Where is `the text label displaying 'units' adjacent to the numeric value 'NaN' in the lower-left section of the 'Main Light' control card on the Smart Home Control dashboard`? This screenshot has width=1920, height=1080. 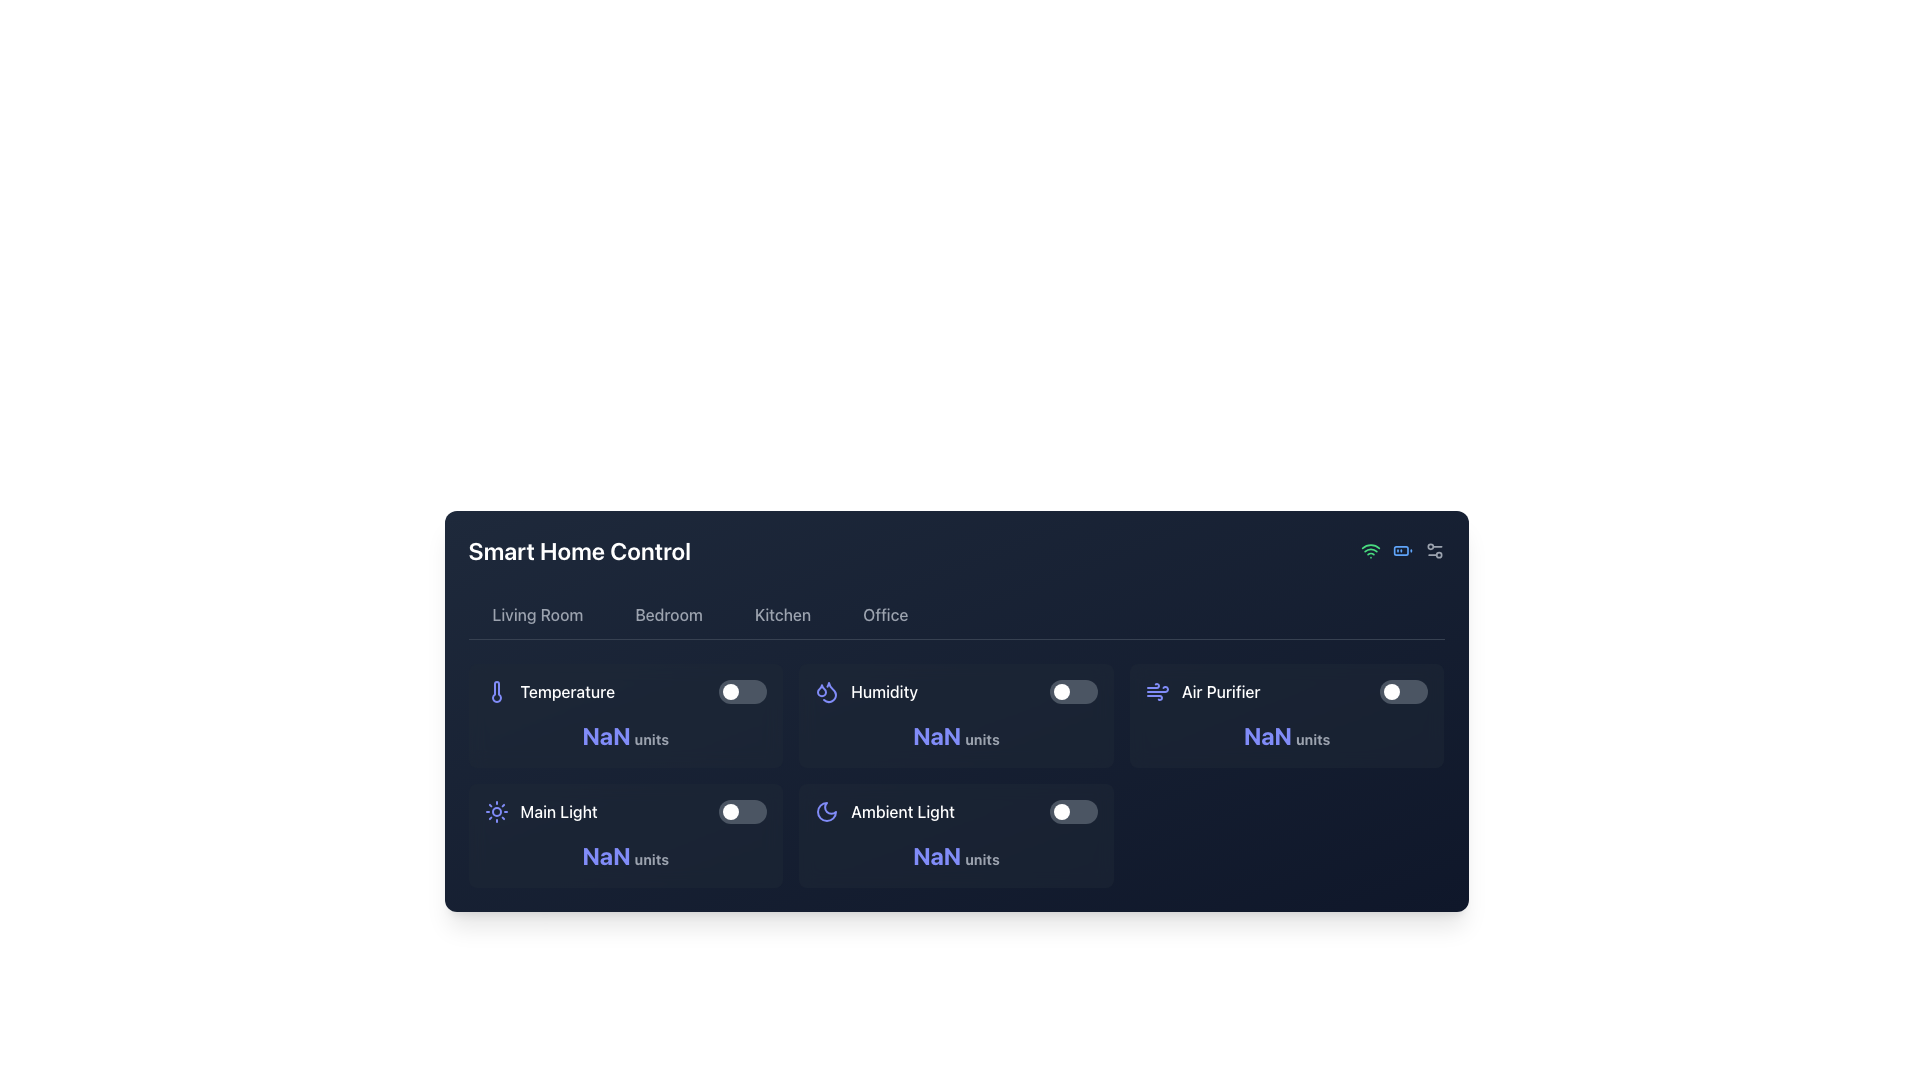 the text label displaying 'units' adjacent to the numeric value 'NaN' in the lower-left section of the 'Main Light' control card on the Smart Home Control dashboard is located at coordinates (651, 858).